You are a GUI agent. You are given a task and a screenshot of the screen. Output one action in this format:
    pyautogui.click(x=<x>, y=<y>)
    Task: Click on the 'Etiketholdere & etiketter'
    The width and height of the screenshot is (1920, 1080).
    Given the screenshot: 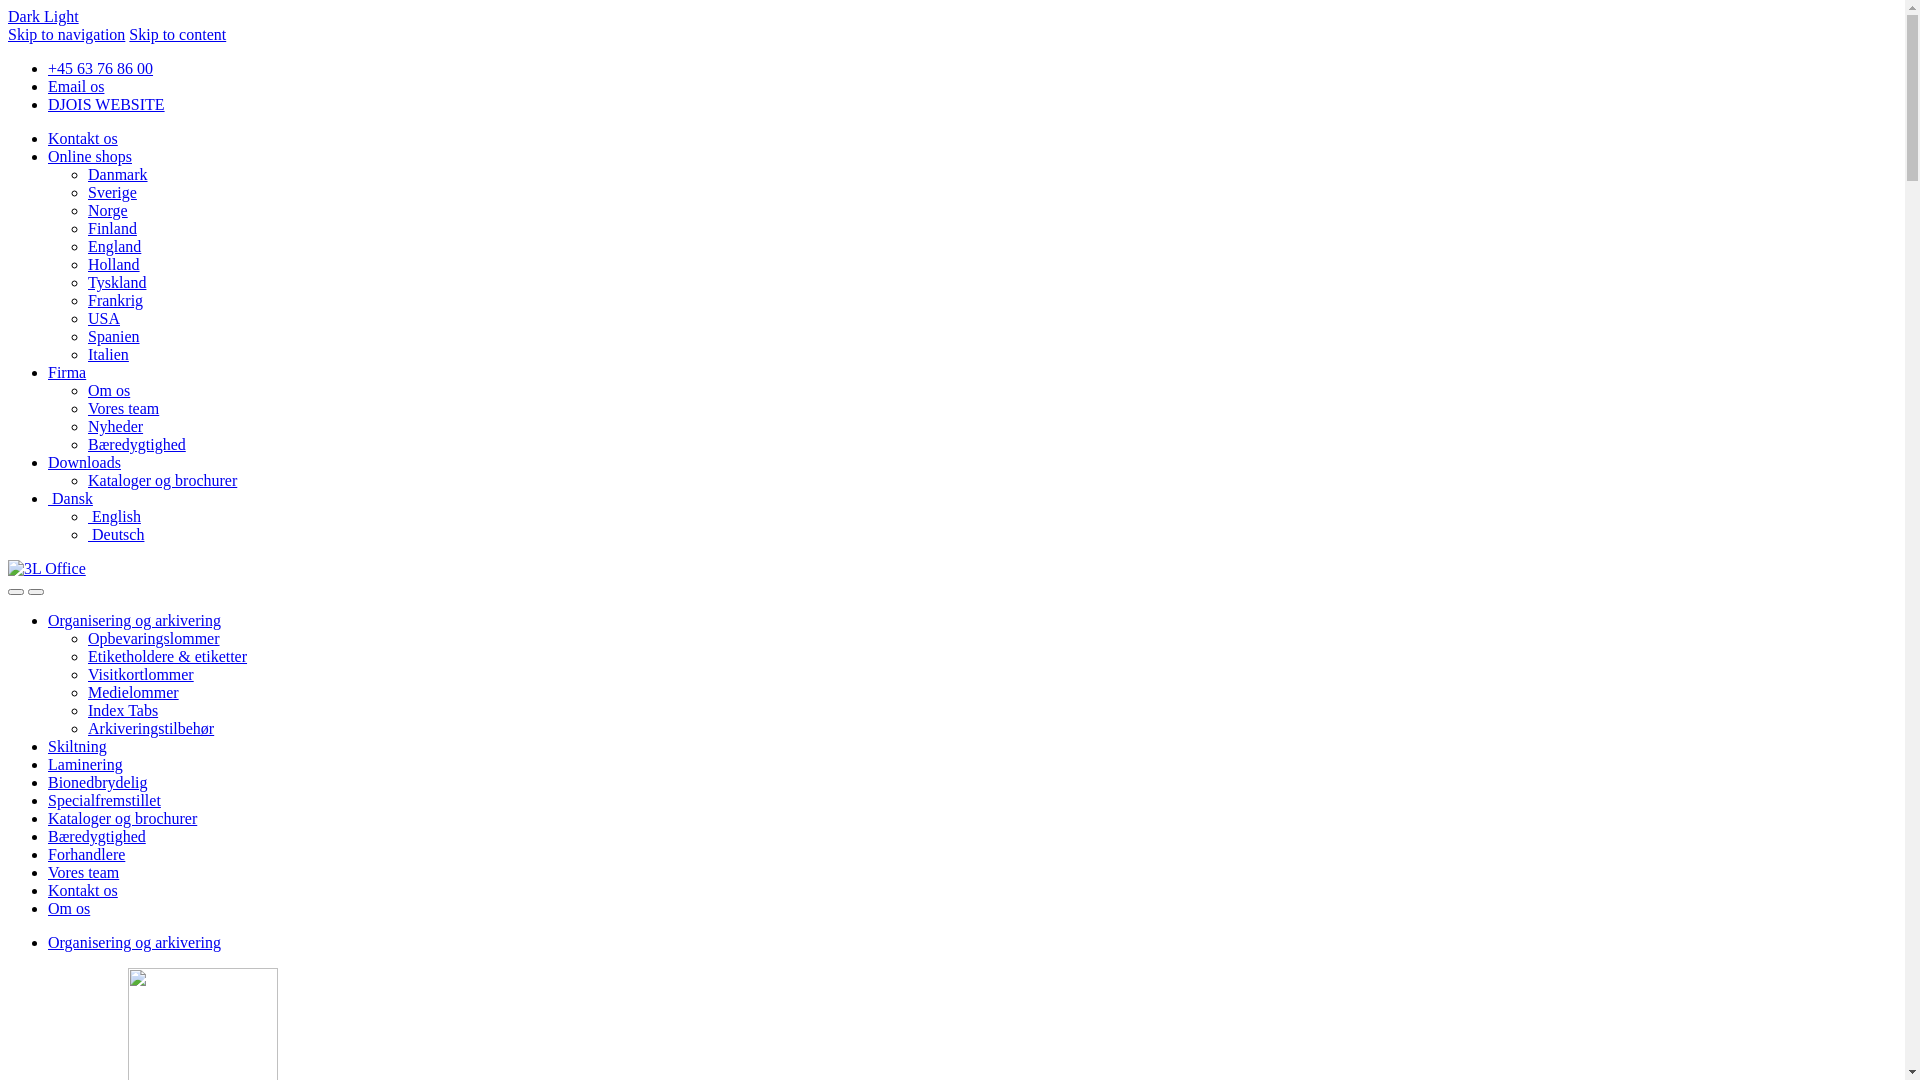 What is the action you would take?
    pyautogui.click(x=167, y=656)
    